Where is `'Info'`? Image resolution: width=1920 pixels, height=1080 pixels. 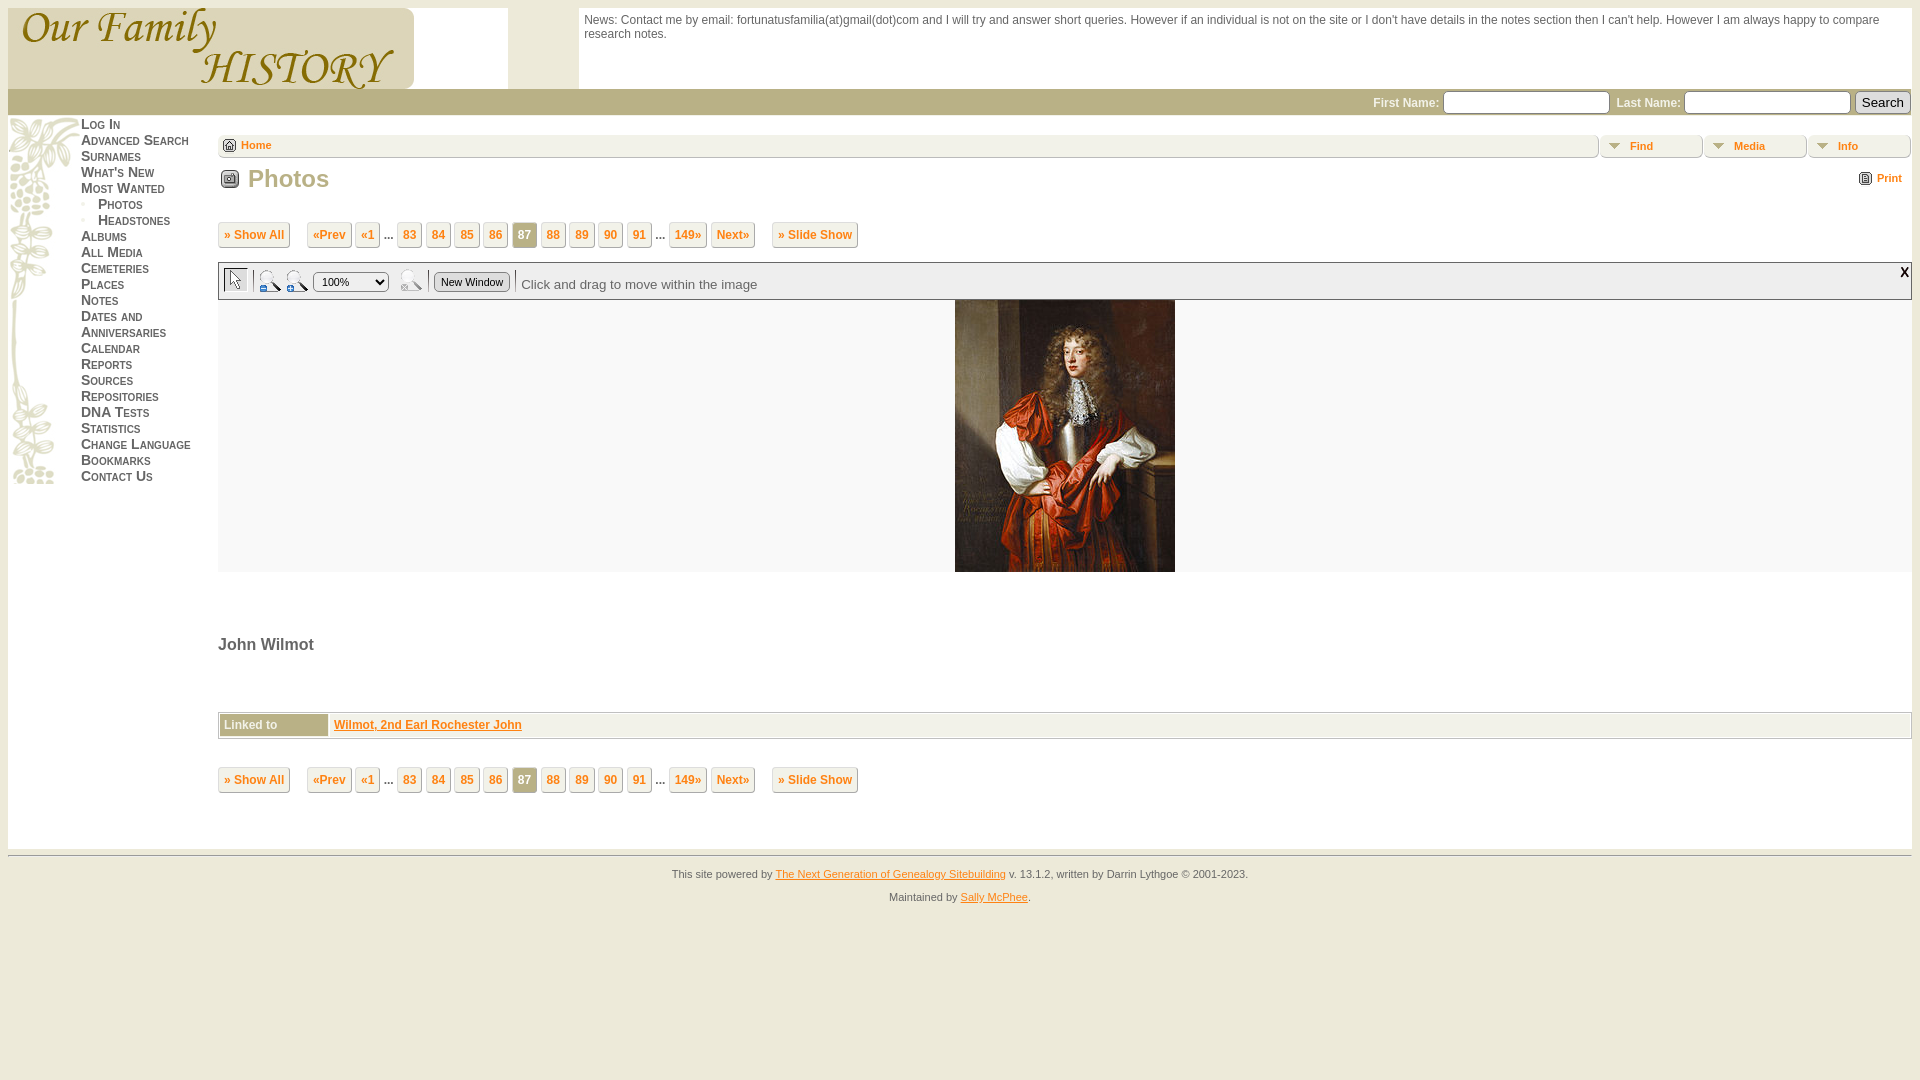
'Info' is located at coordinates (1858, 145).